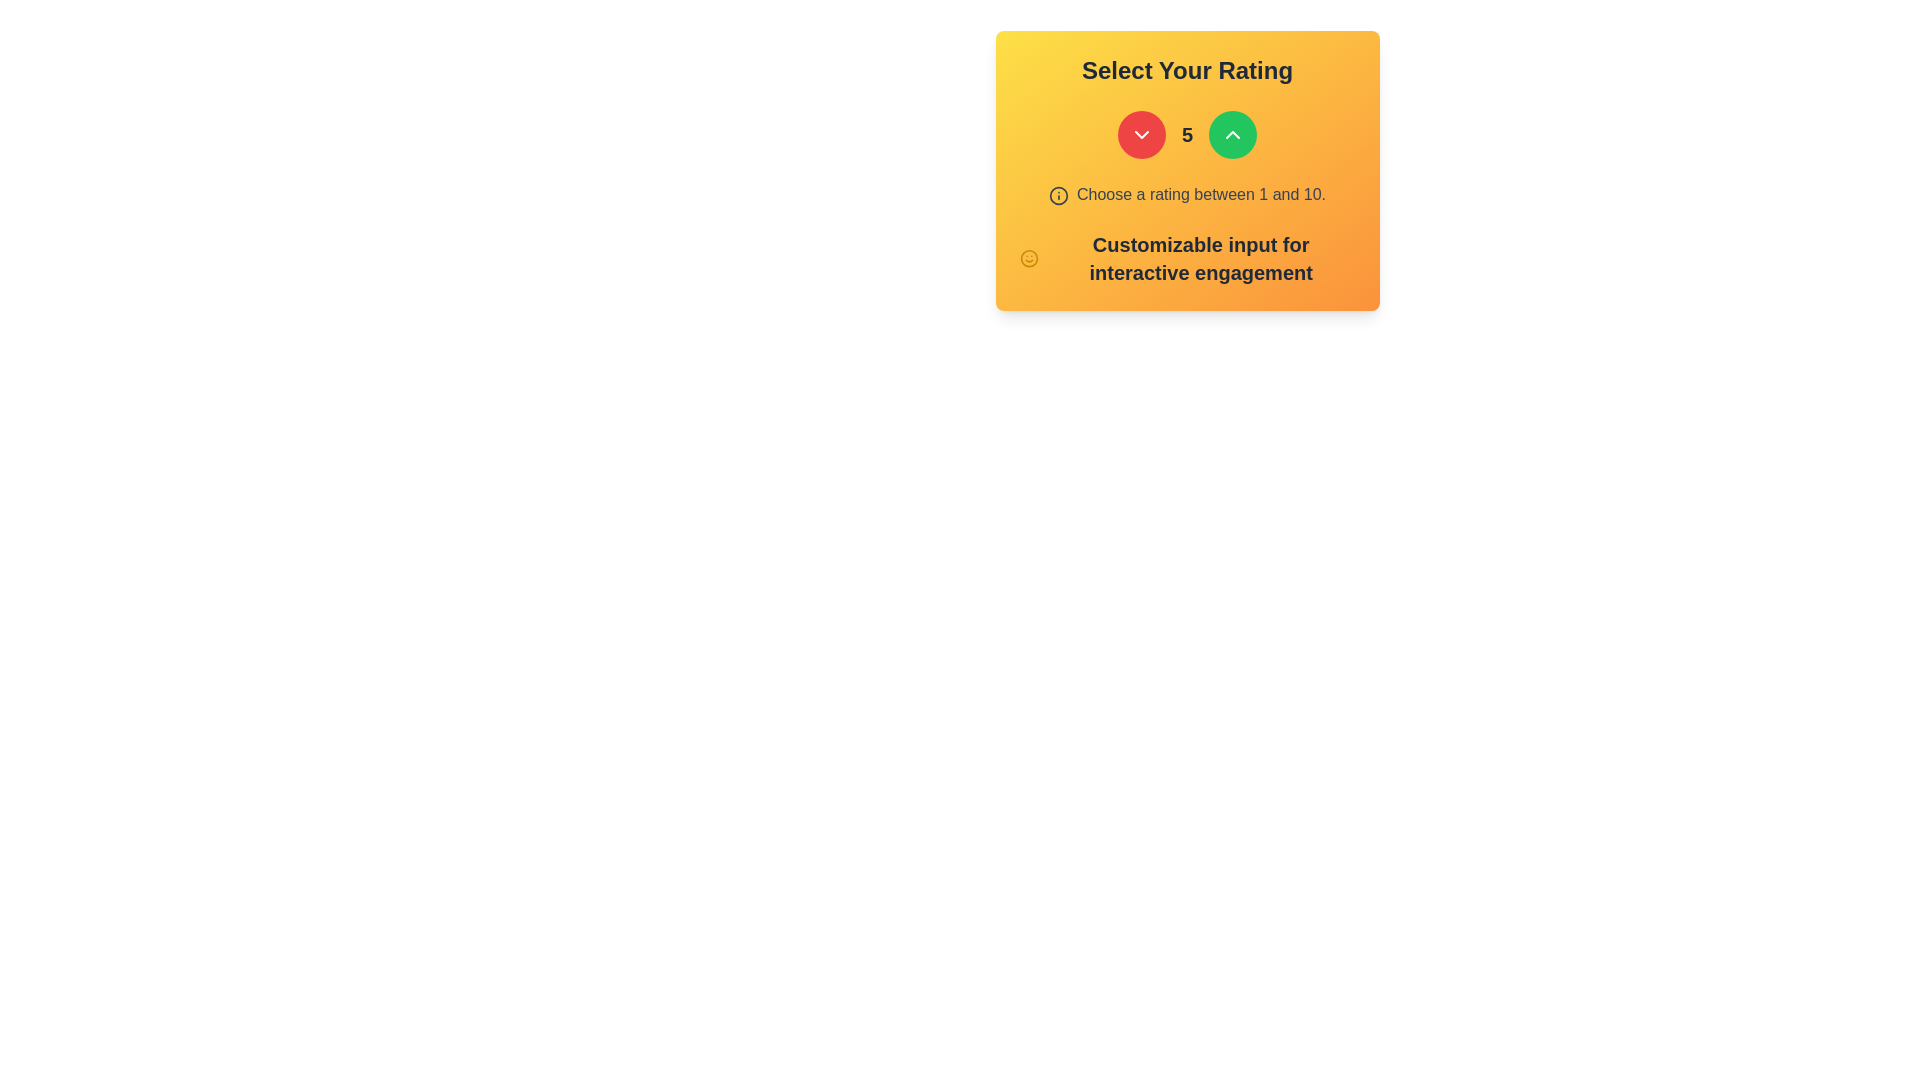  Describe the element at coordinates (1232, 135) in the screenshot. I see `the increment button located to the right of the numerical rating '5' and to the left of the rating title 'Select Your Rating'` at that location.